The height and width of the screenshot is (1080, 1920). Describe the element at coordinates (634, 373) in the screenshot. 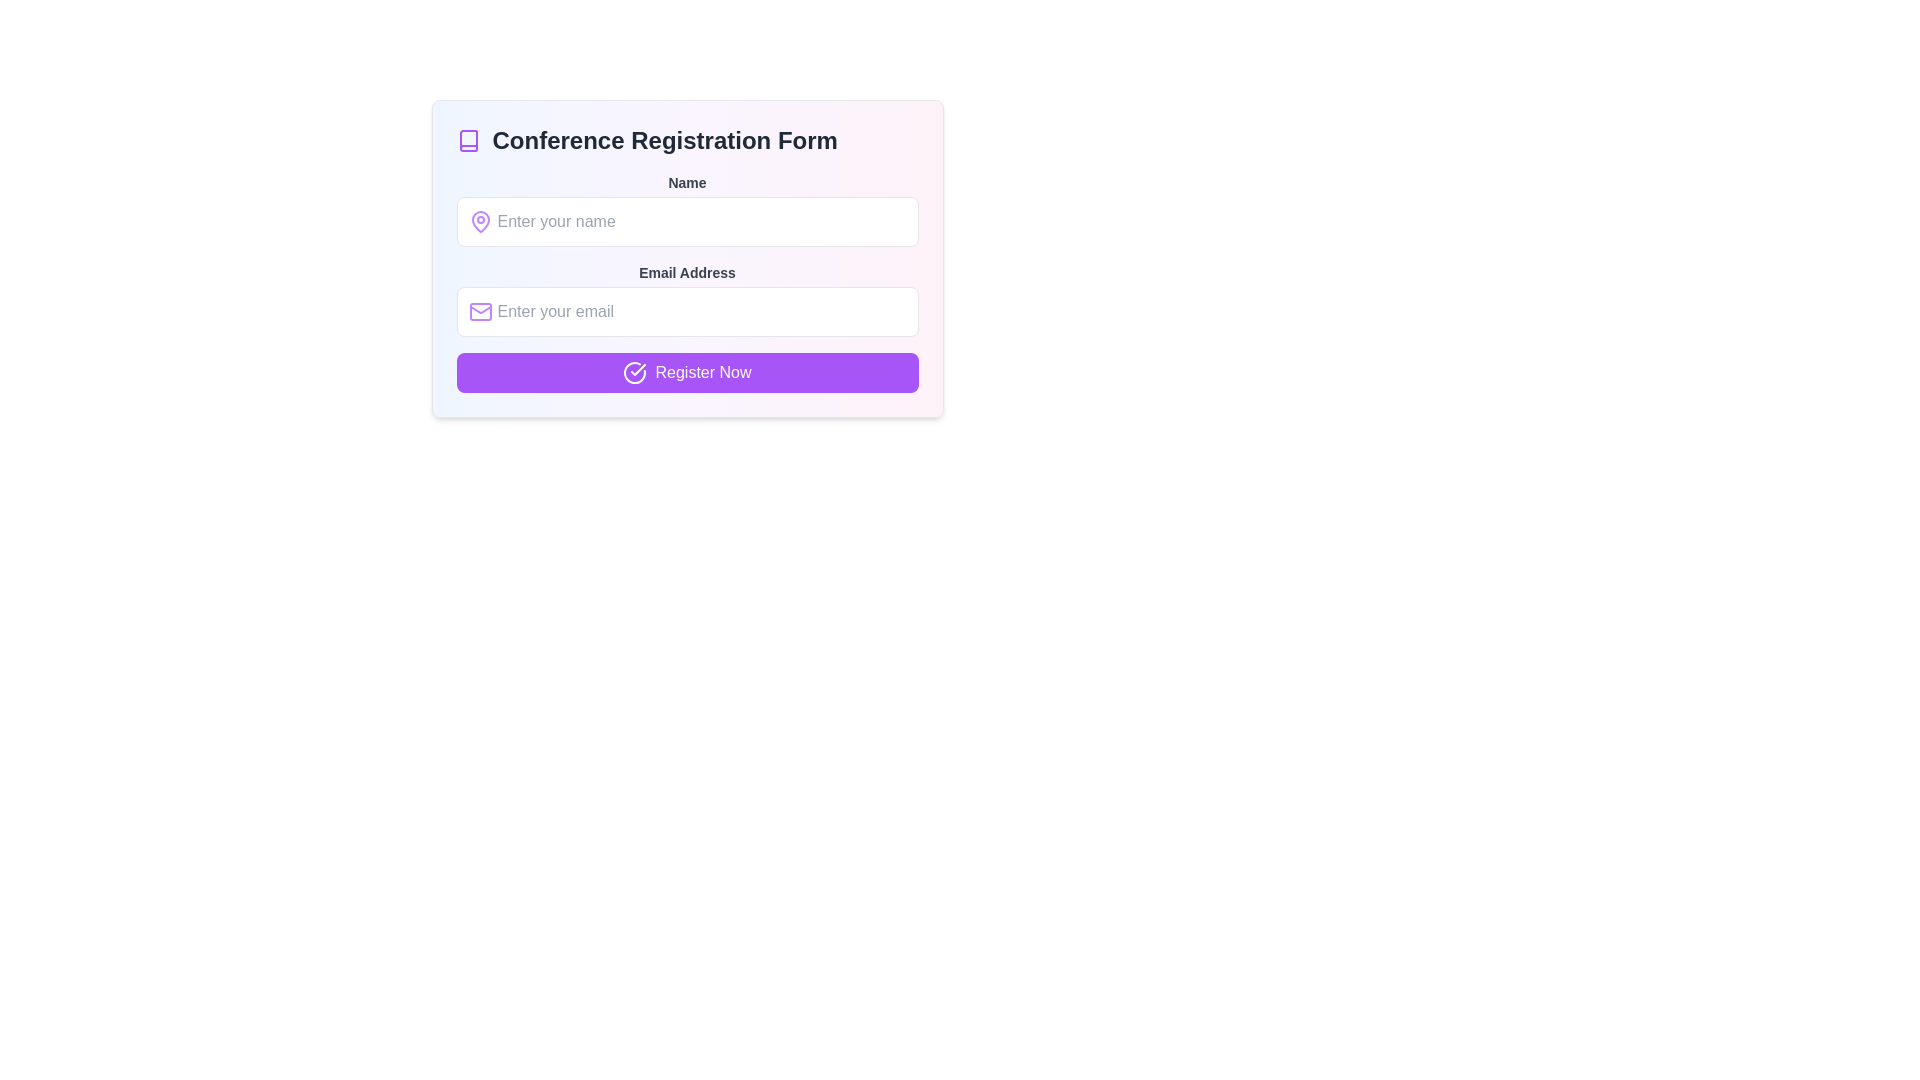

I see `the confirmation icon positioned to the left of the 'Register Now' button, which indicates a successful registration action` at that location.